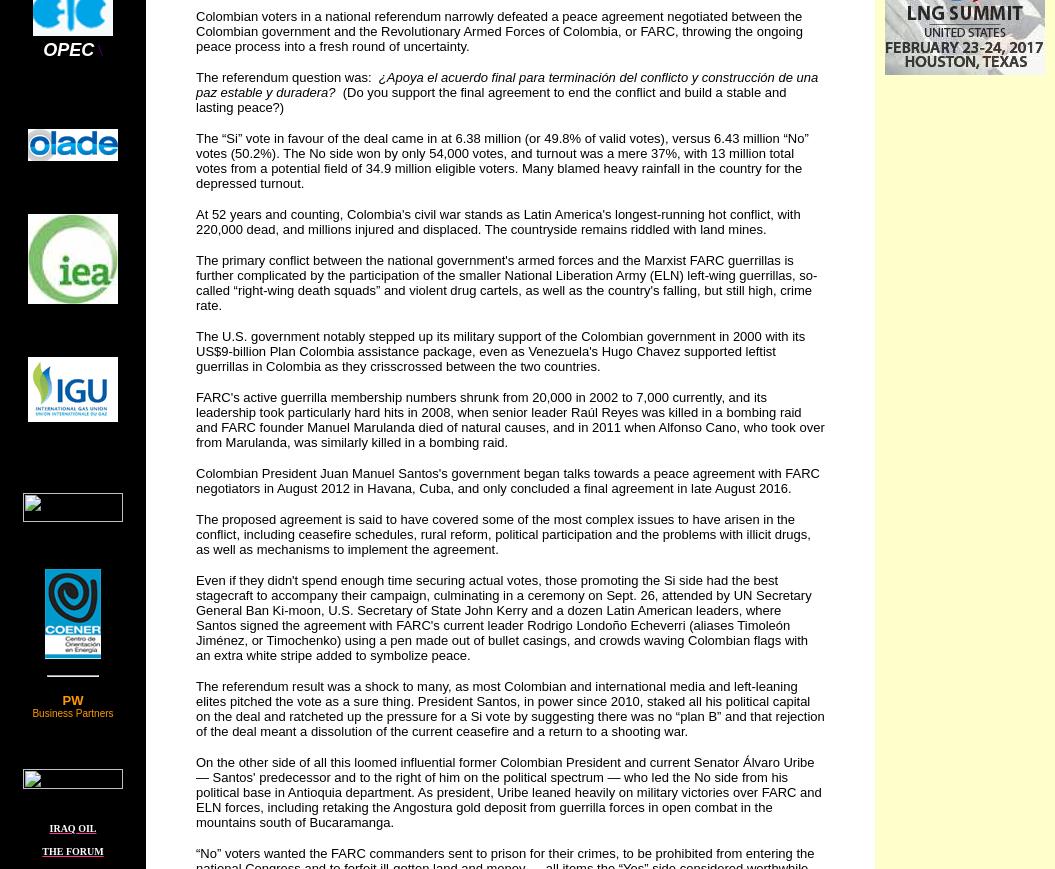  I want to click on '(Do you support the final agreement to end the conflict and build a stable and lasting peace?)', so click(490, 99).